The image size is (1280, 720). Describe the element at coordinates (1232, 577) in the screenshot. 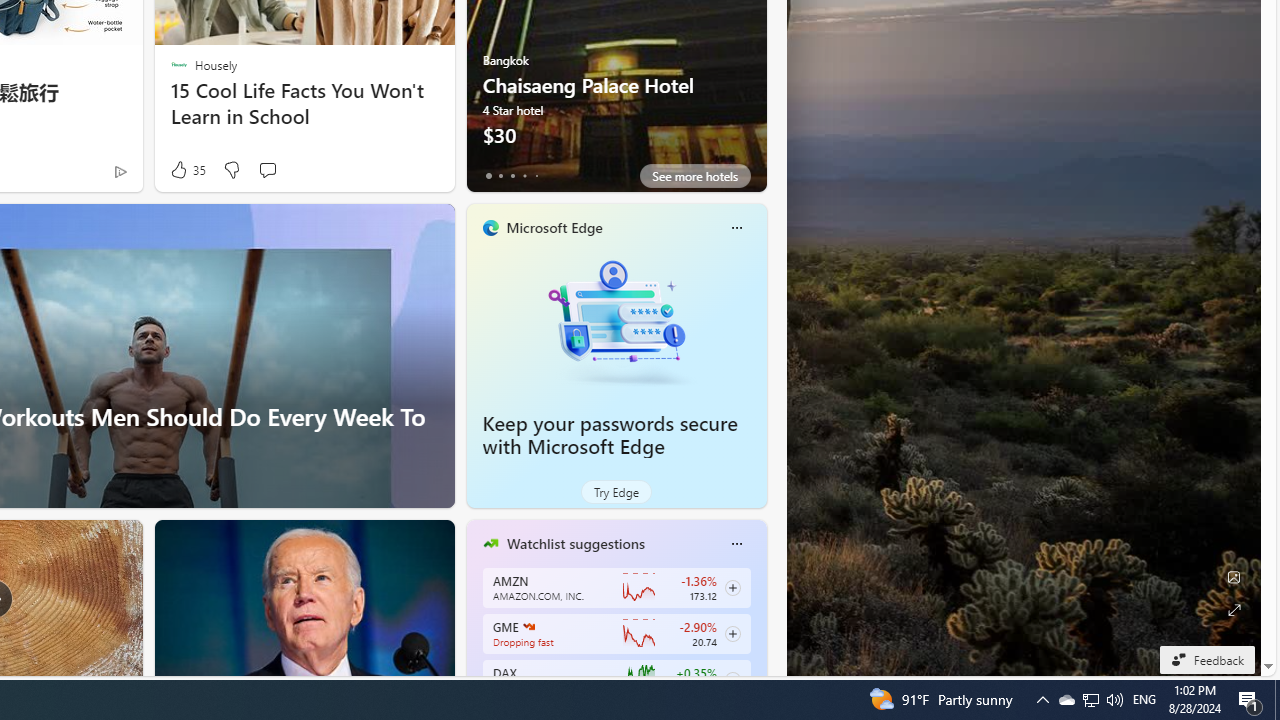

I see `'Edit Background'` at that location.